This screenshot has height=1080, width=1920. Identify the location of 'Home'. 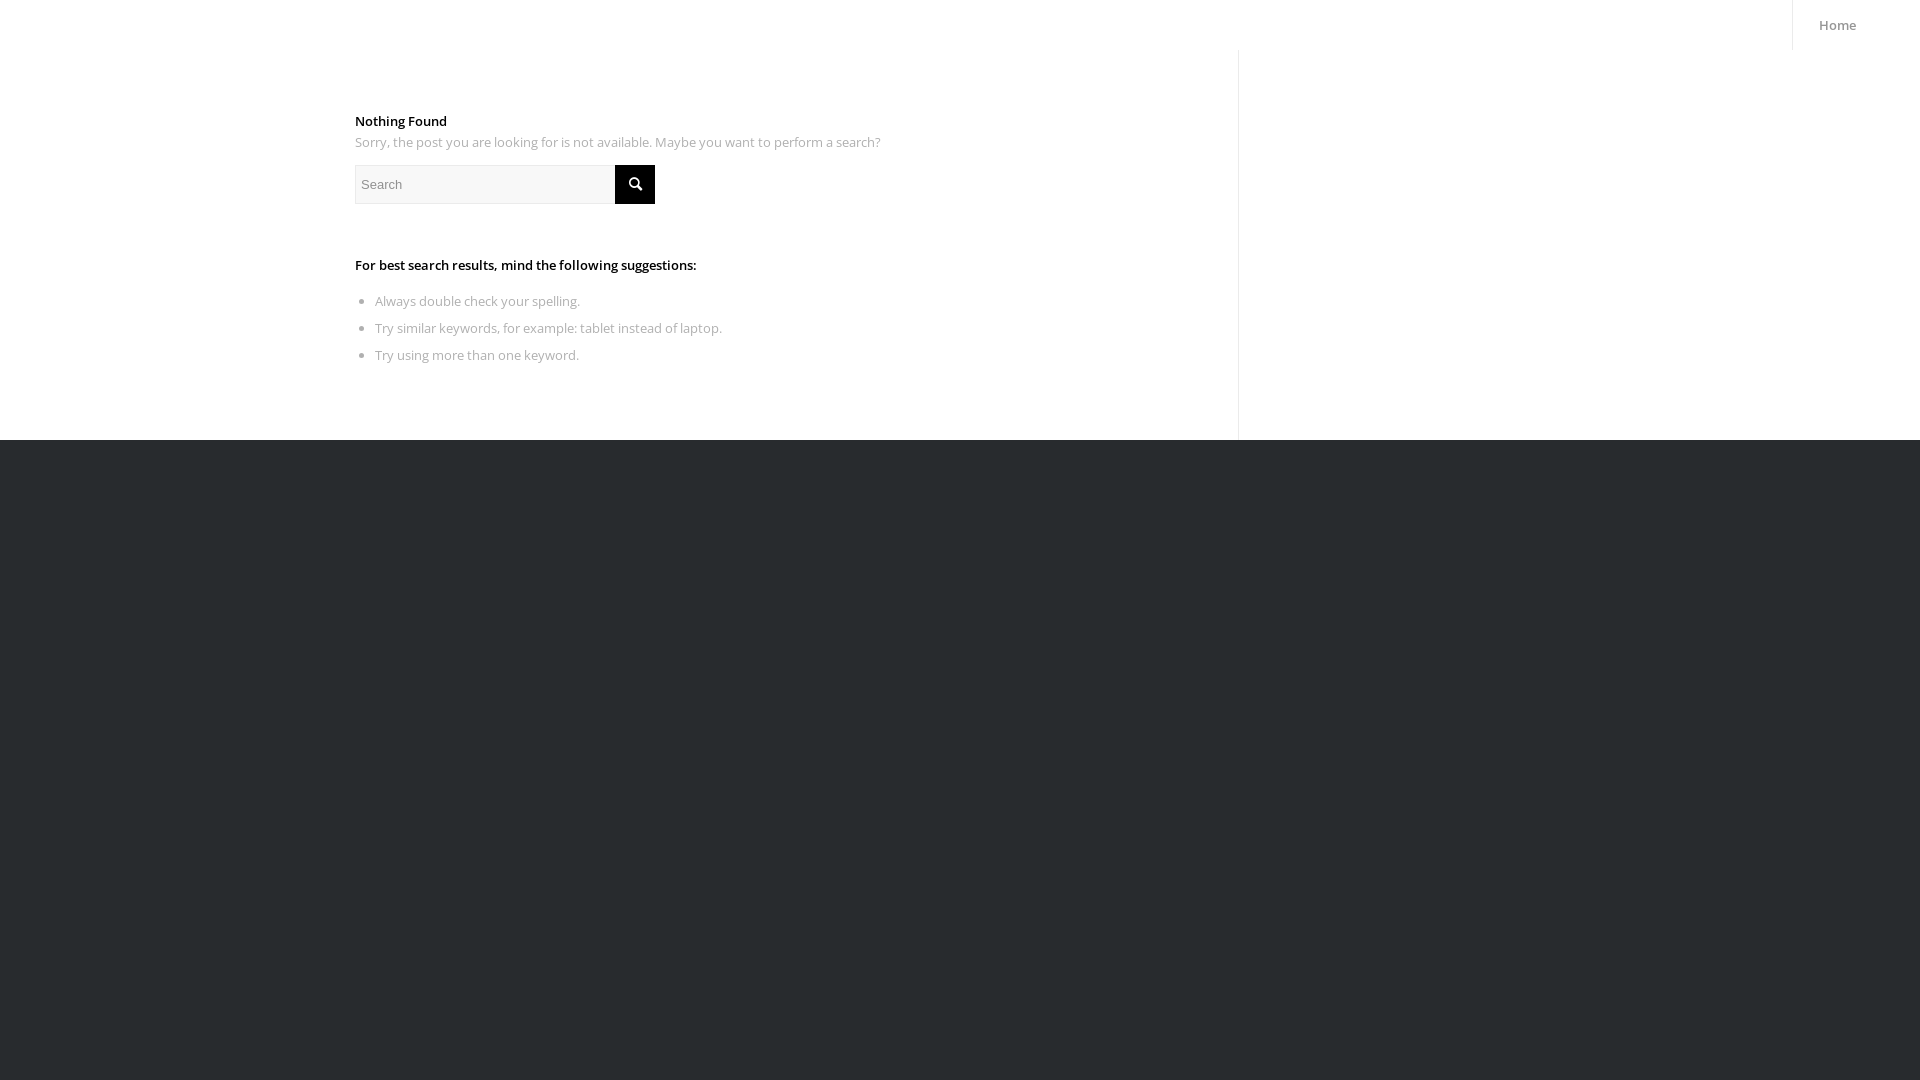
(1791, 24).